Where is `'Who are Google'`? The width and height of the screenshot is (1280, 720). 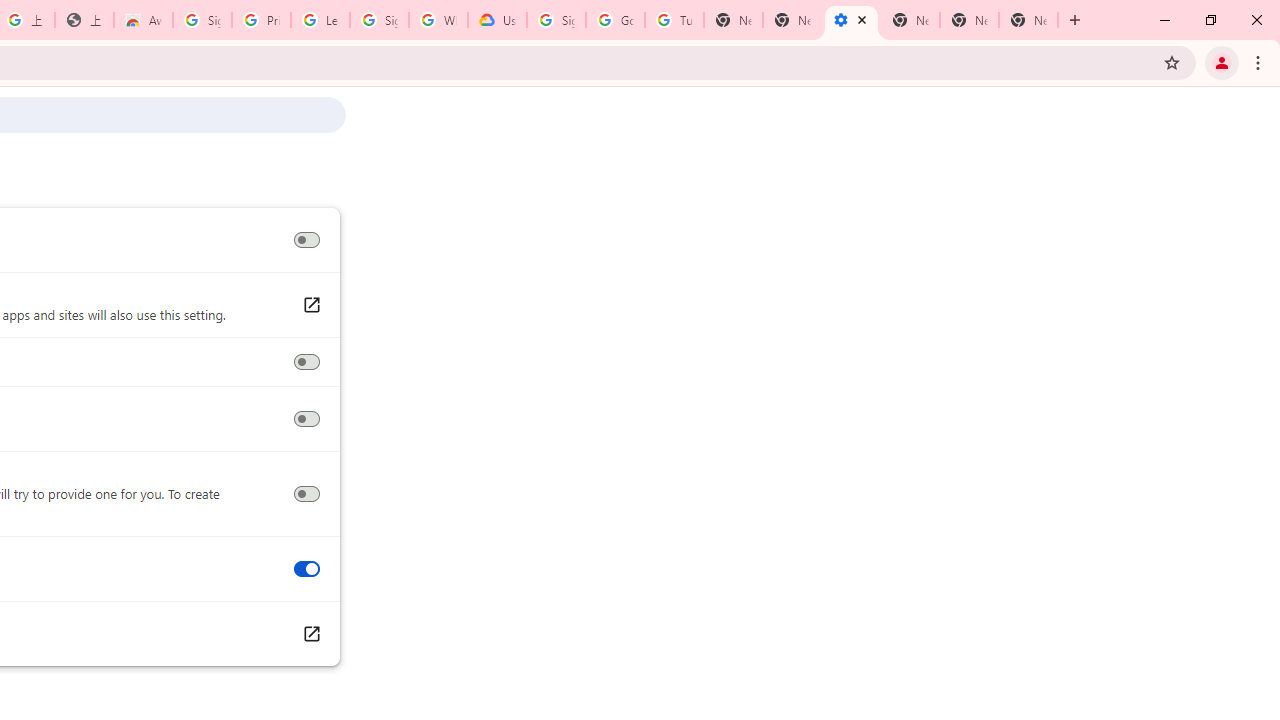 'Who are Google' is located at coordinates (437, 20).